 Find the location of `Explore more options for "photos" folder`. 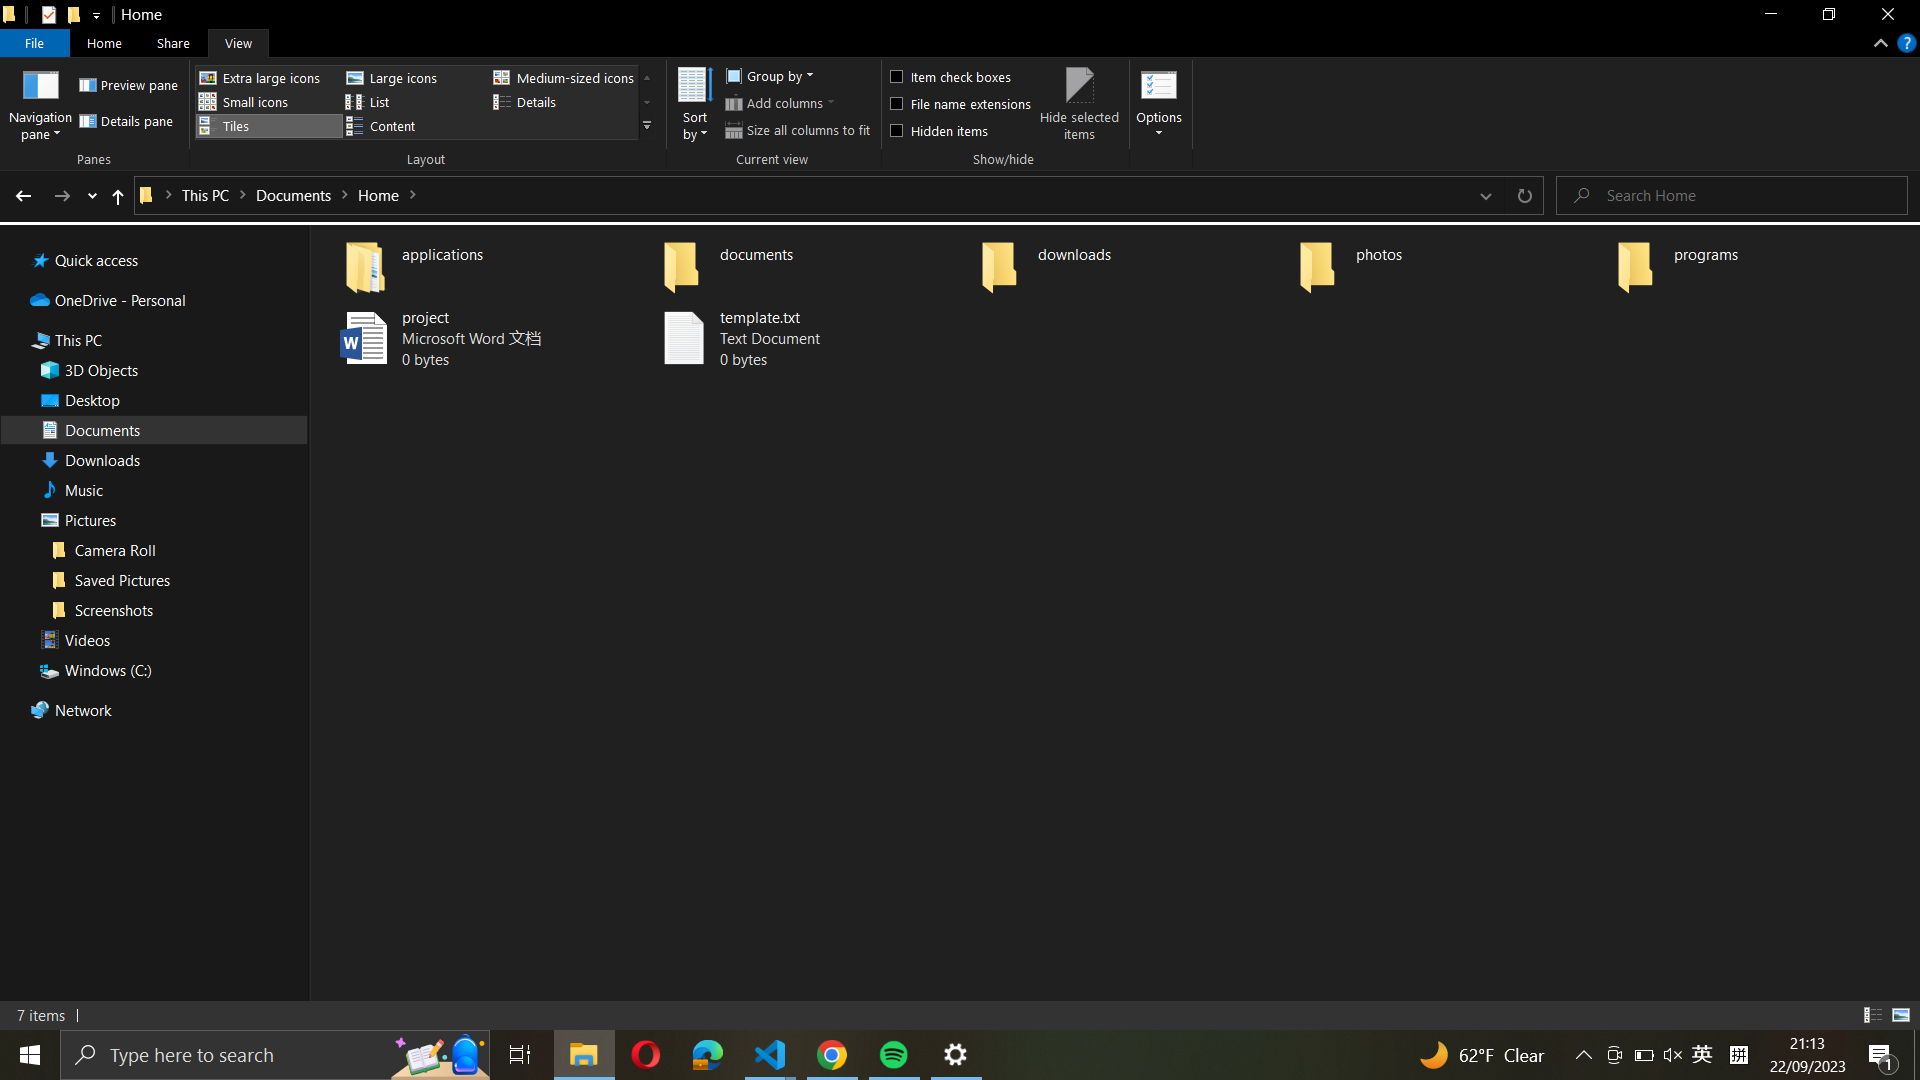

Explore more options for "photos" folder is located at coordinates (1449, 261).